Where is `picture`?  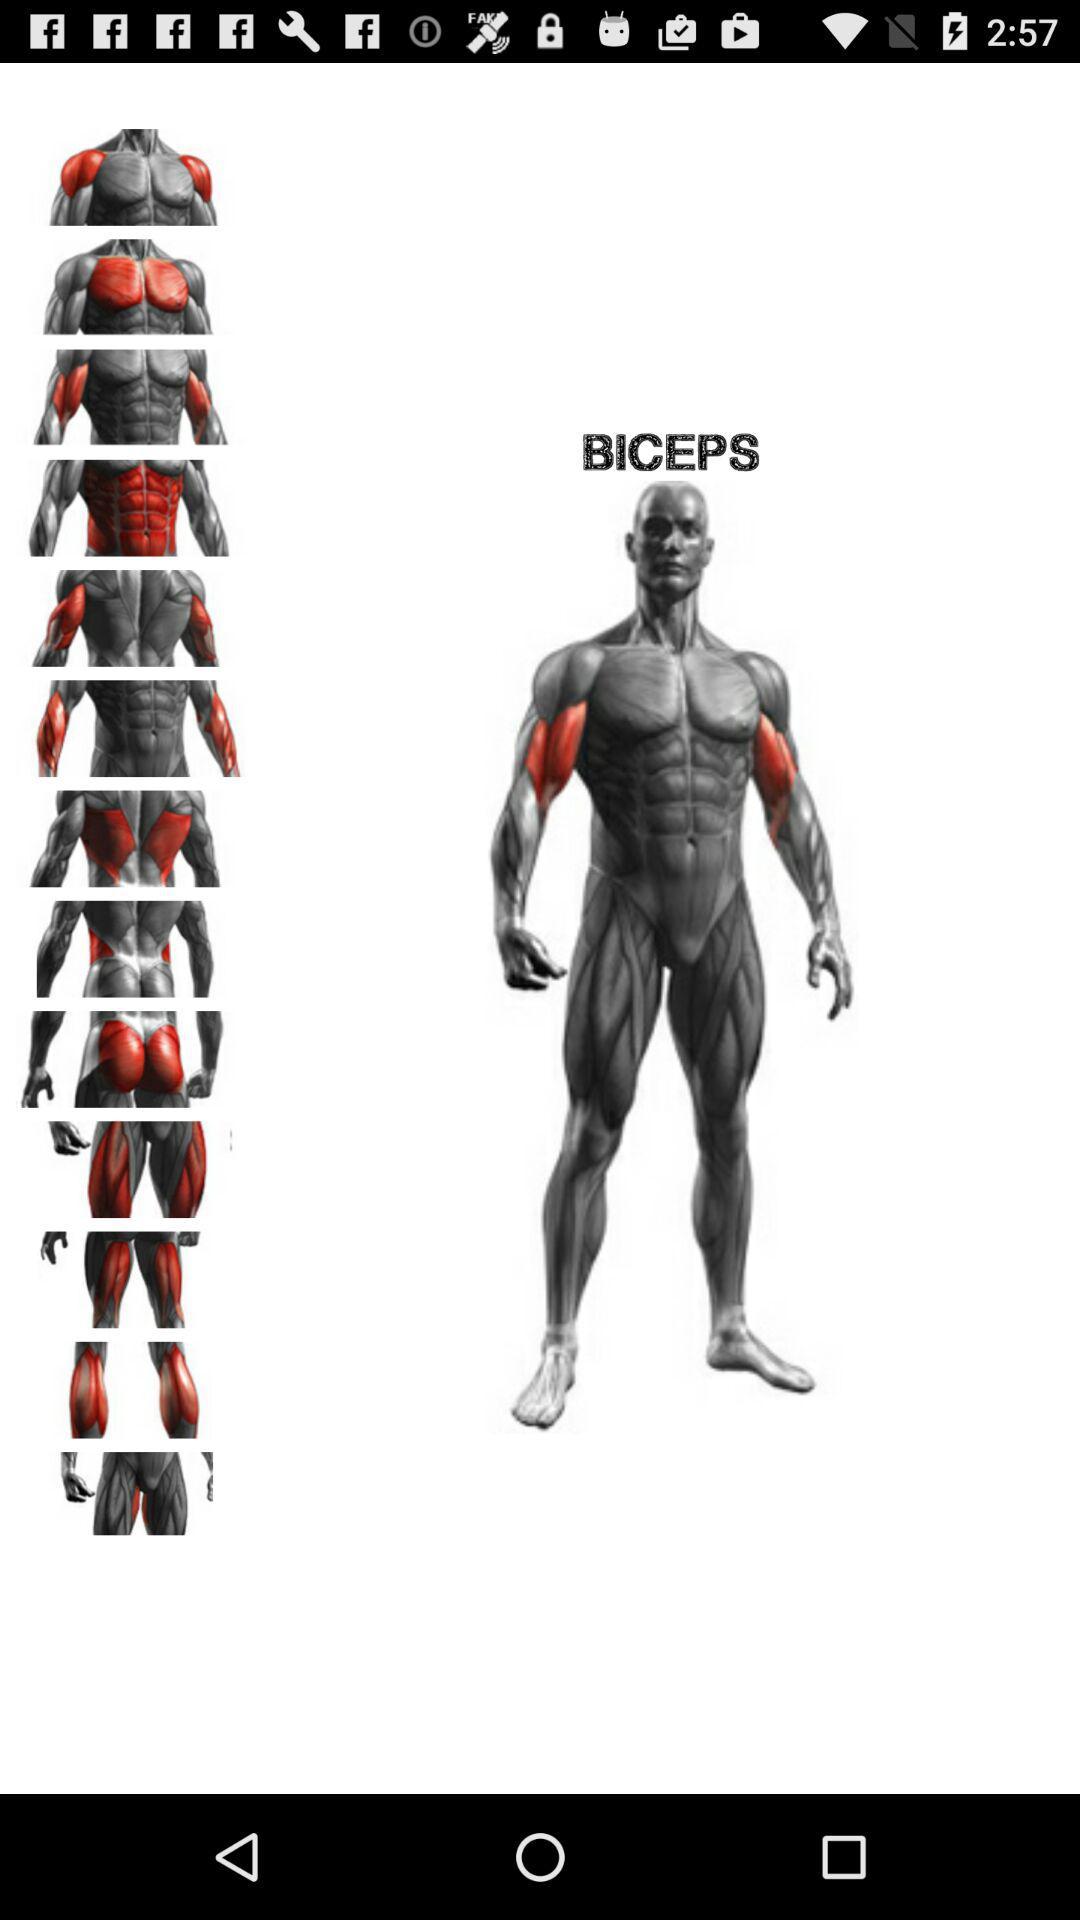 picture is located at coordinates (131, 279).